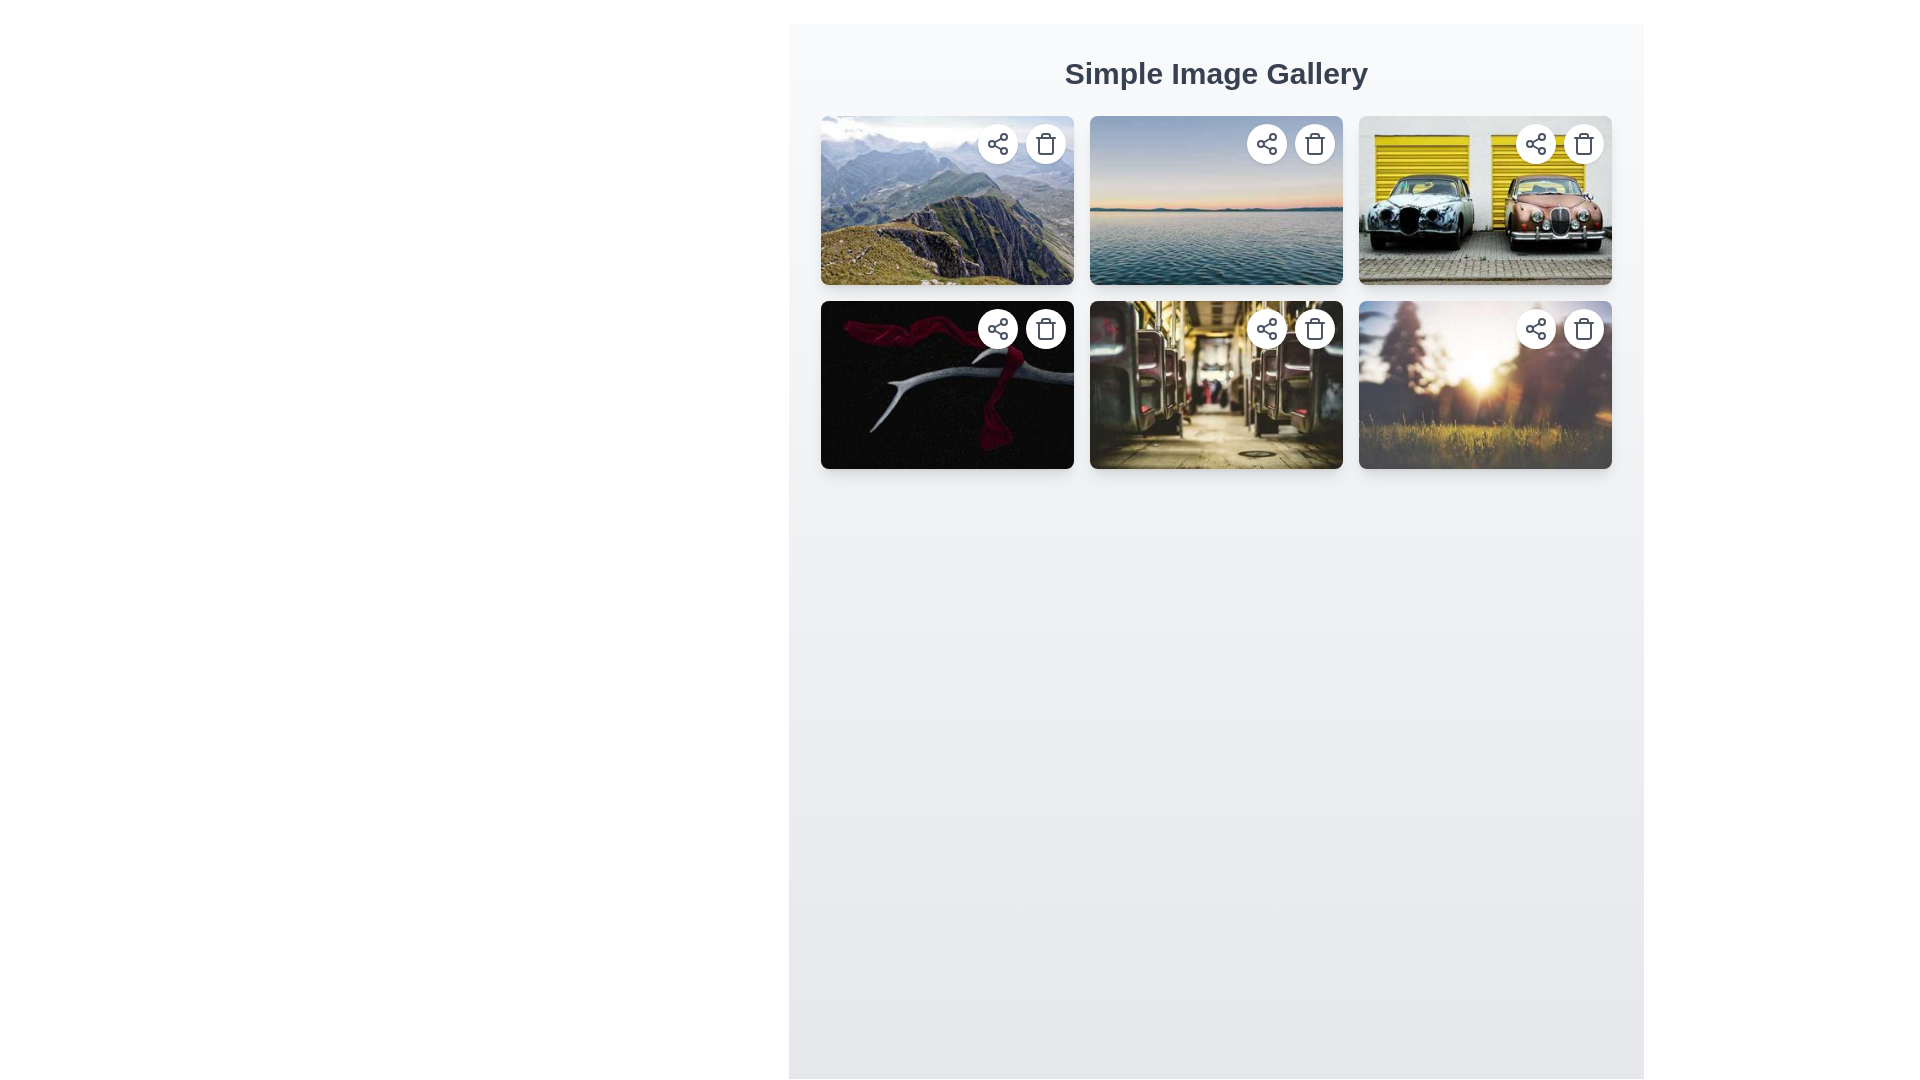  What do you see at coordinates (1535, 326) in the screenshot?
I see `the share button located in the top-right corner of the image card` at bounding box center [1535, 326].